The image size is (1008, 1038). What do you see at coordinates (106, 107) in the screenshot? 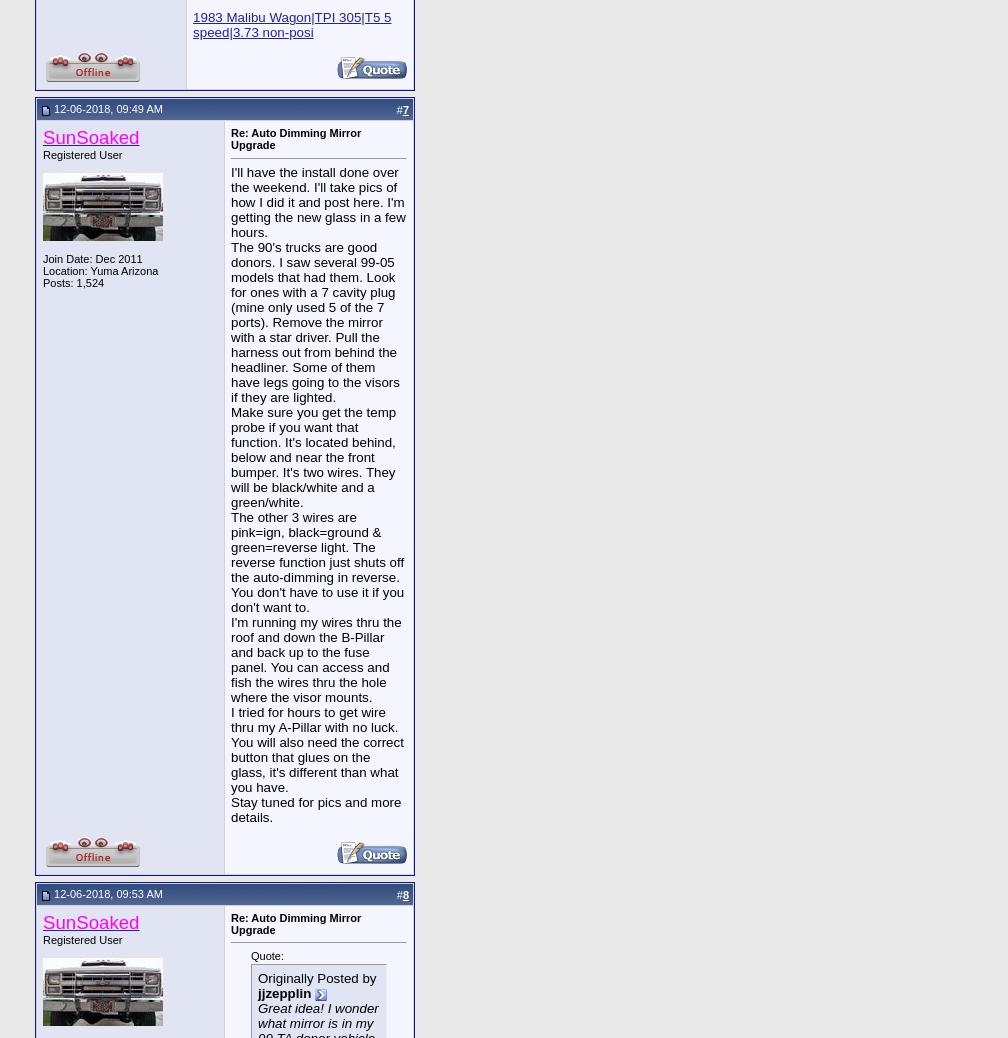
I see `'12-06-2018, 09:49 AM'` at bounding box center [106, 107].